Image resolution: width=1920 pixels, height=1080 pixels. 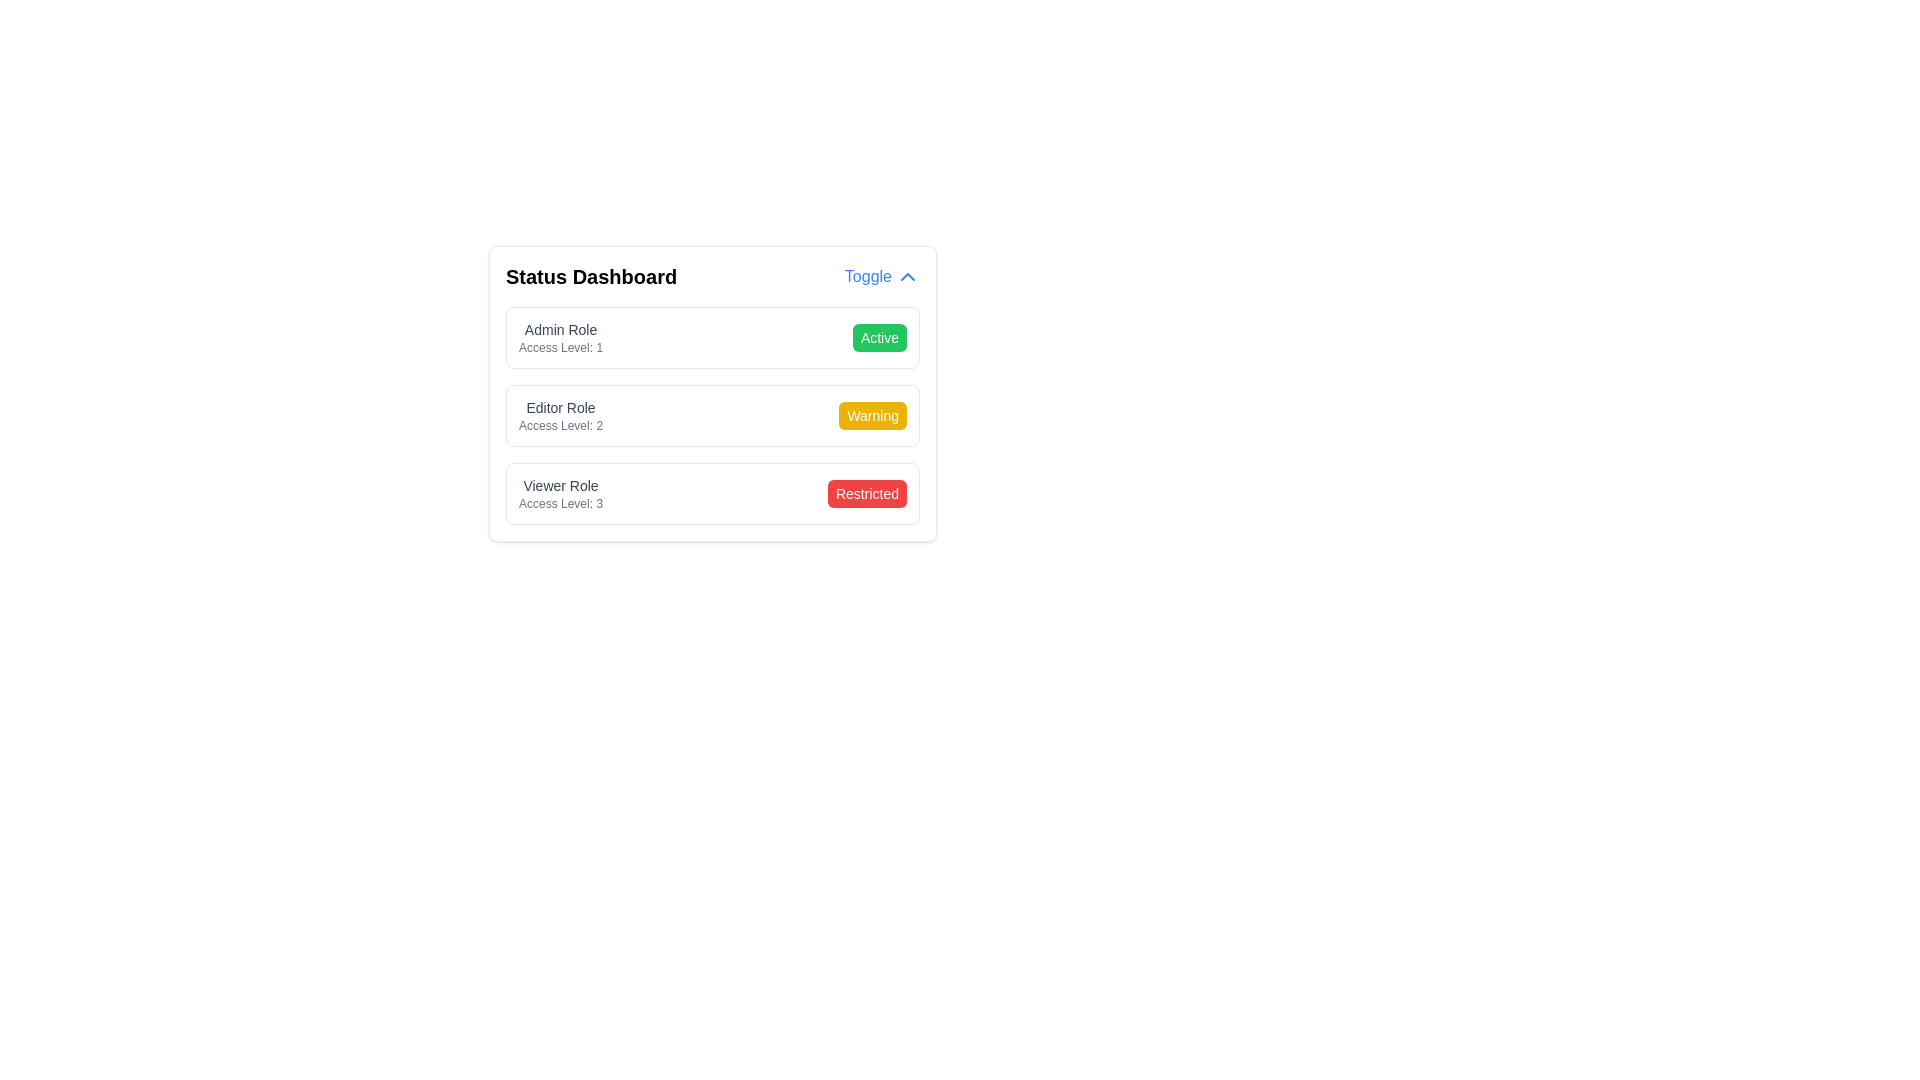 I want to click on the 'Viewer Role' text label, which is styled with medium gray font and positioned above 'Access Level: 3' in the 'Status Dashboard' section, so click(x=560, y=493).